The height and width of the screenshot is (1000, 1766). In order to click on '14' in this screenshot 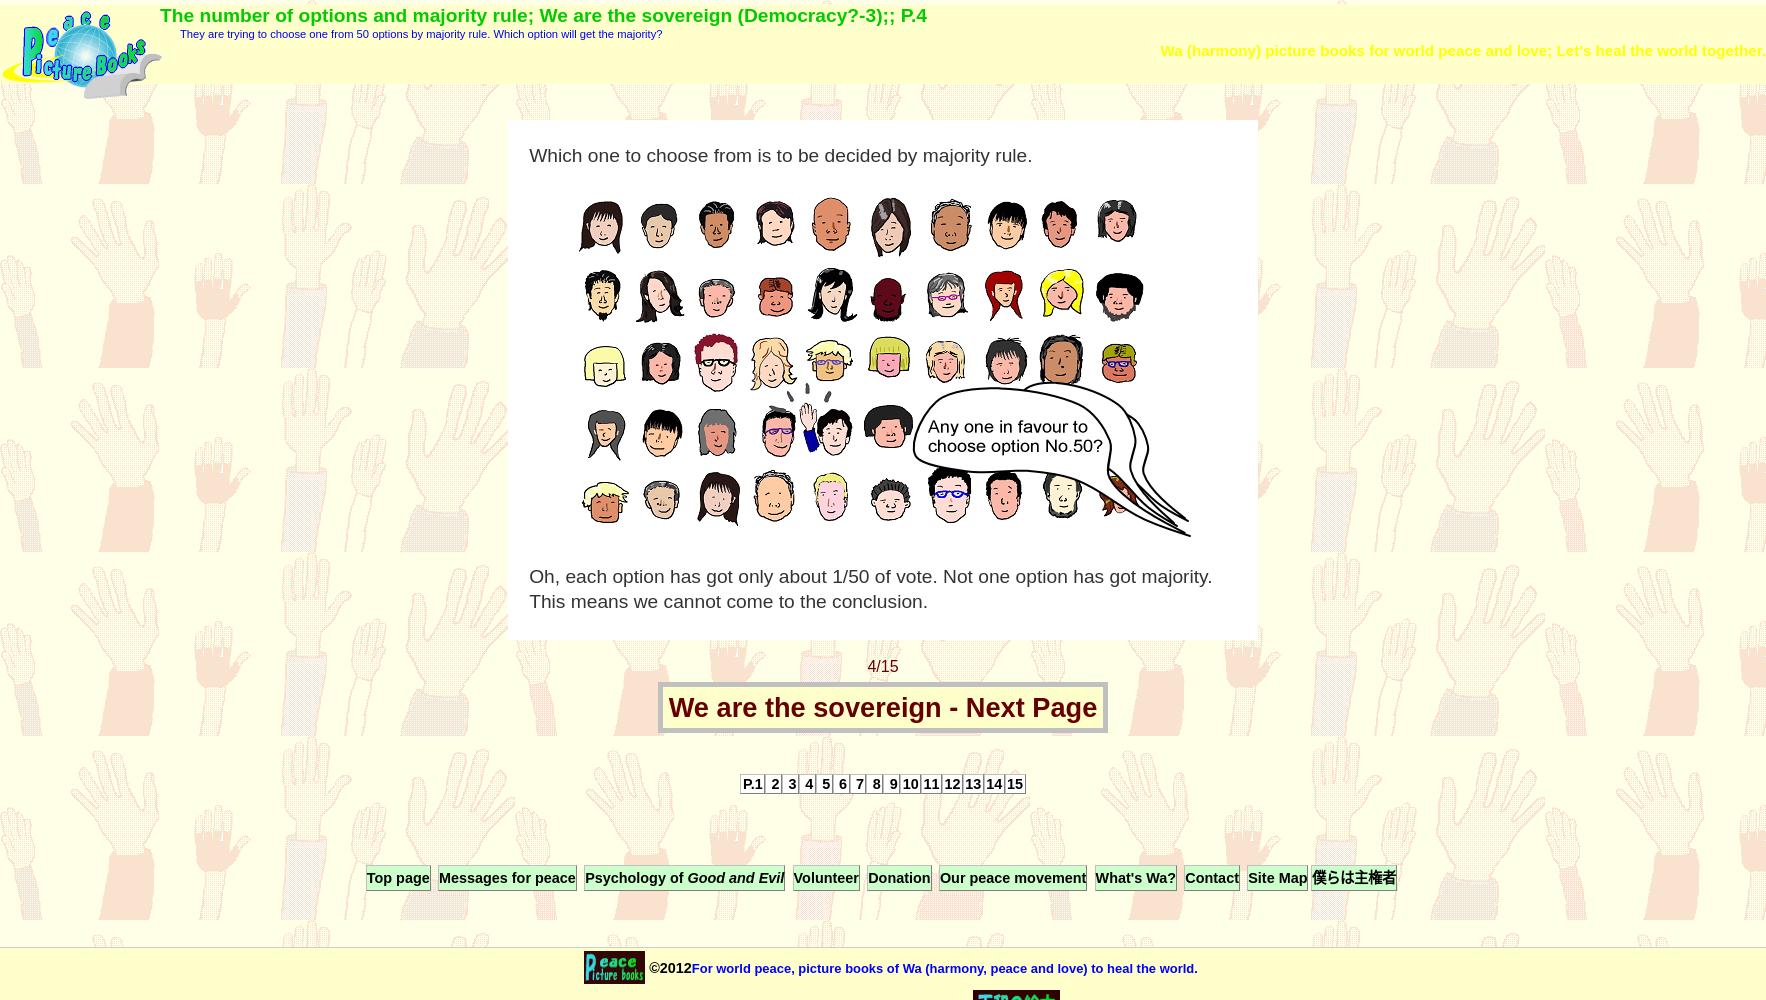, I will do `click(984, 784)`.